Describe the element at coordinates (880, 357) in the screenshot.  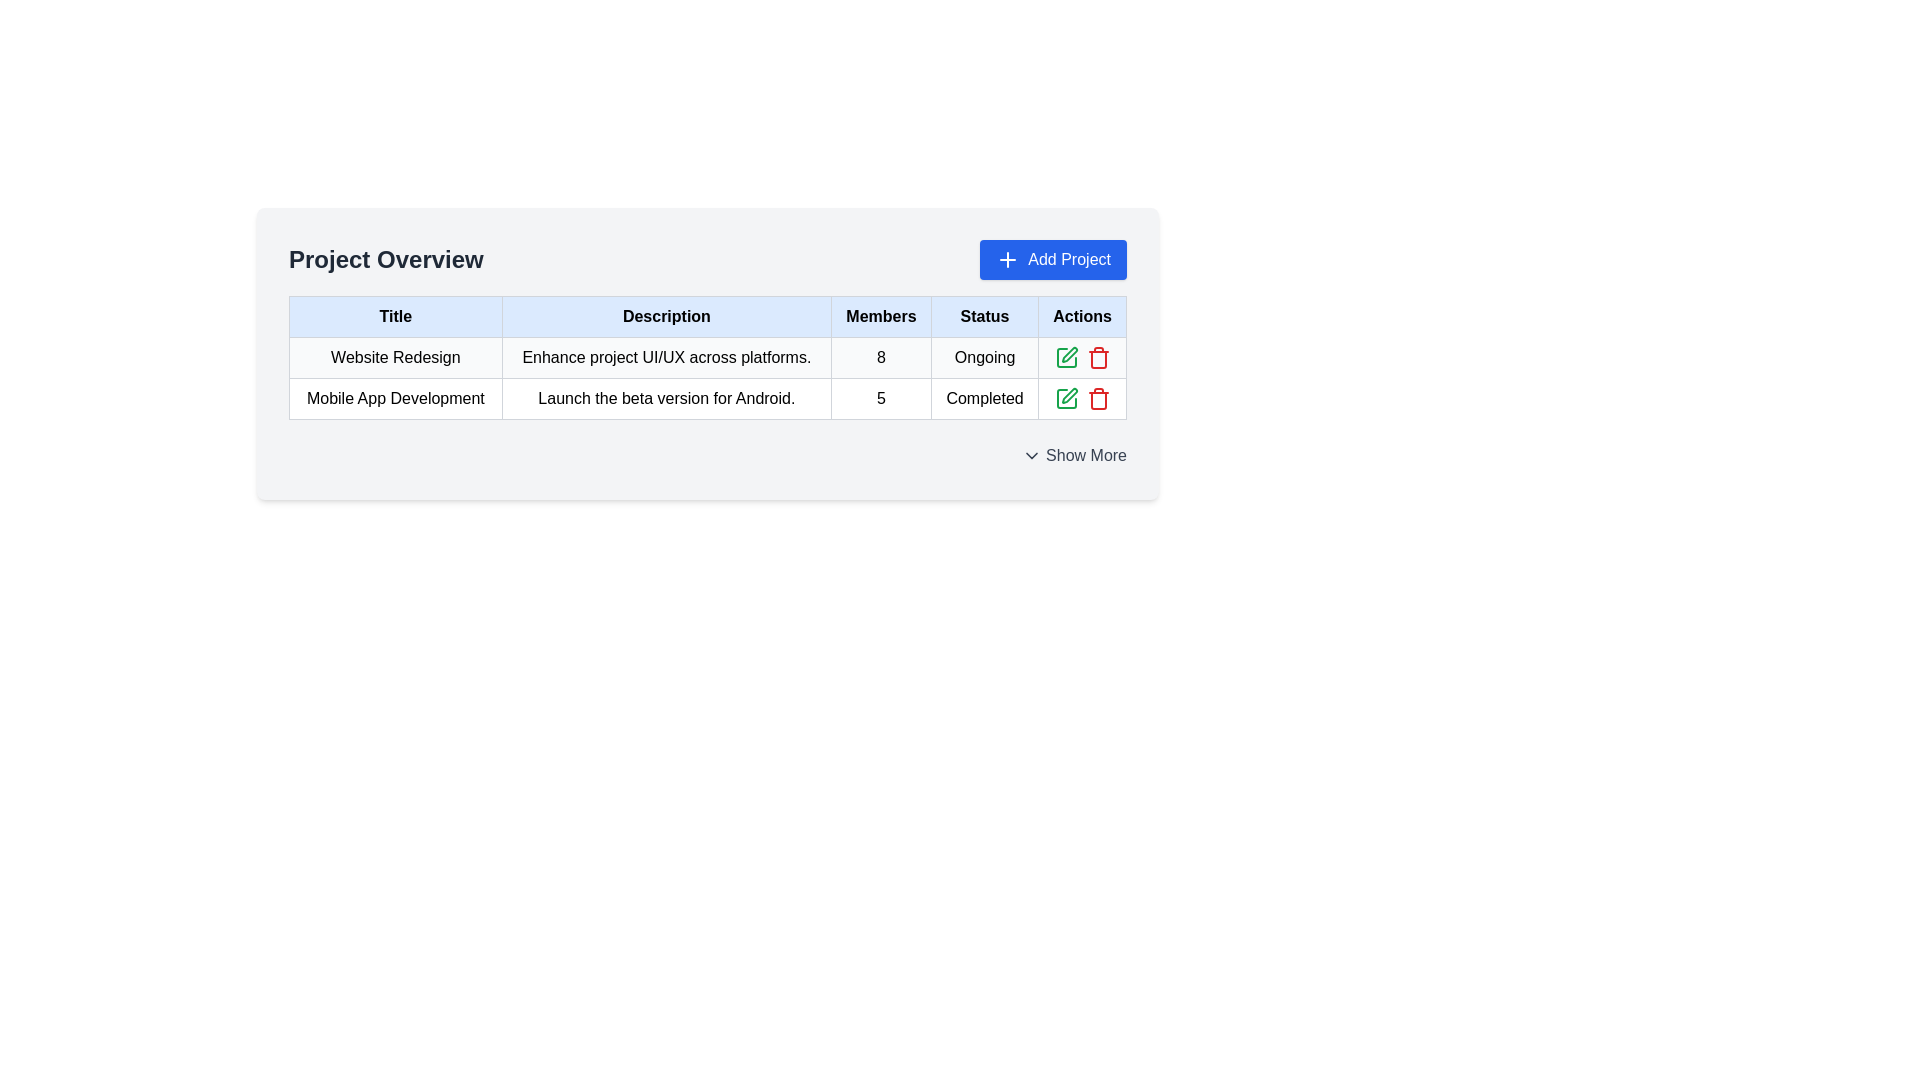
I see `the table cell containing the number '8'` at that location.